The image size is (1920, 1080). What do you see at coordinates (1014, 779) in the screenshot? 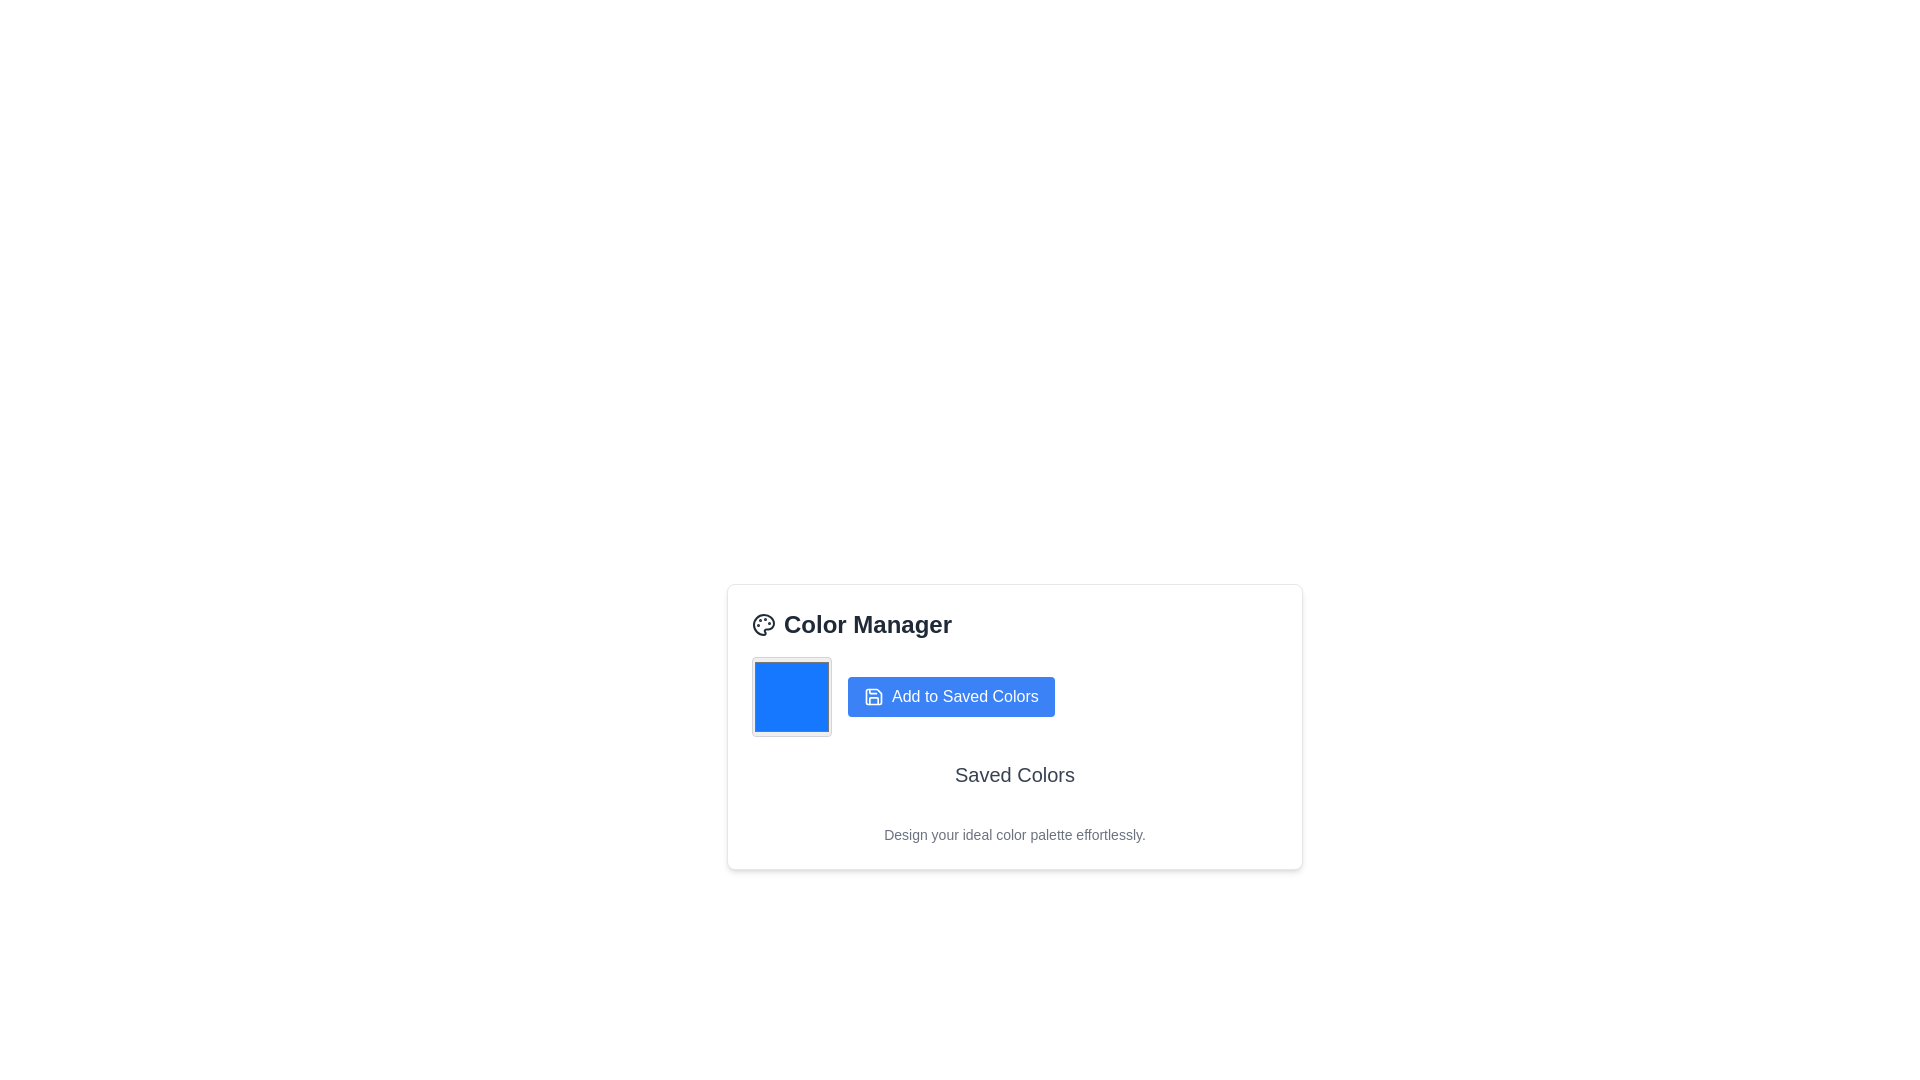
I see `the static text label element reading 'Saved Colors', which is styled in bold gray font and positioned within a white card interface, located below the 'Add to Saved Colors' button` at bounding box center [1014, 779].